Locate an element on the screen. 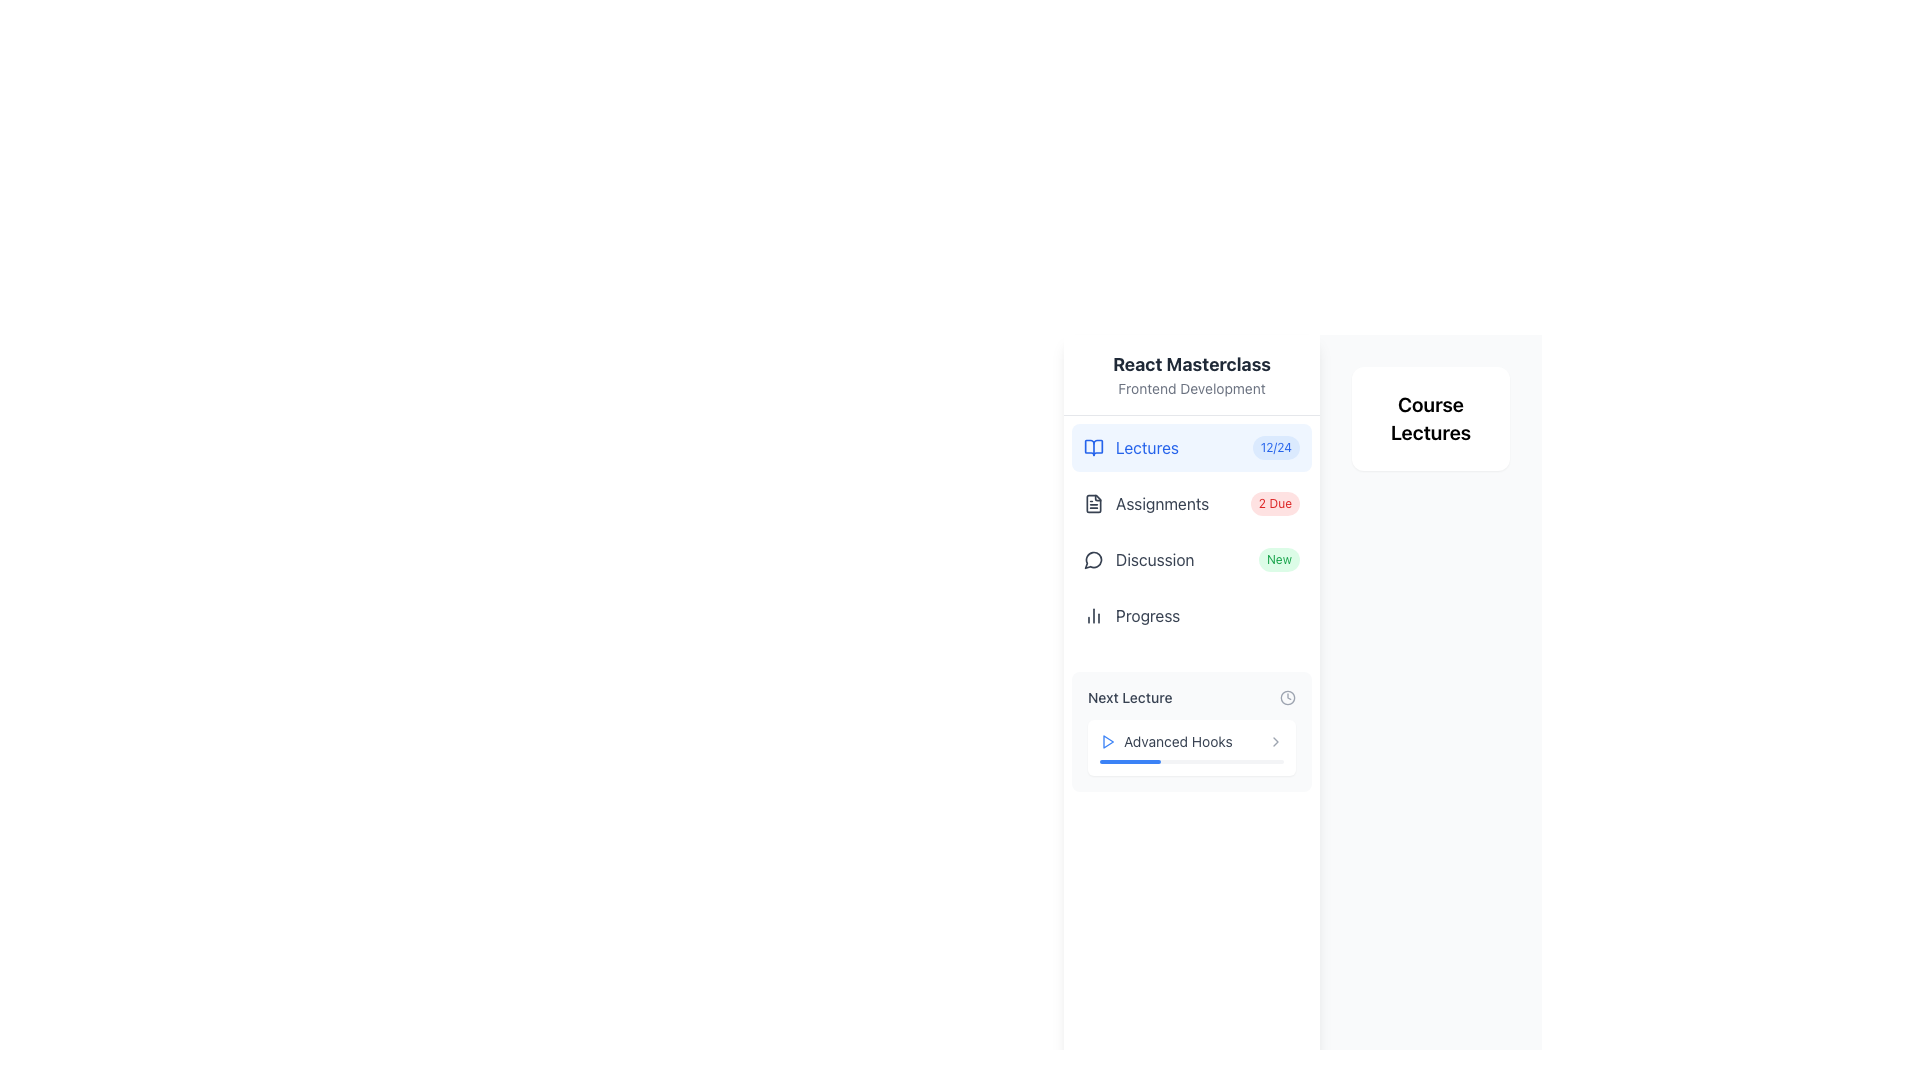  the navigation button for the 'Assignments' section is located at coordinates (1191, 503).